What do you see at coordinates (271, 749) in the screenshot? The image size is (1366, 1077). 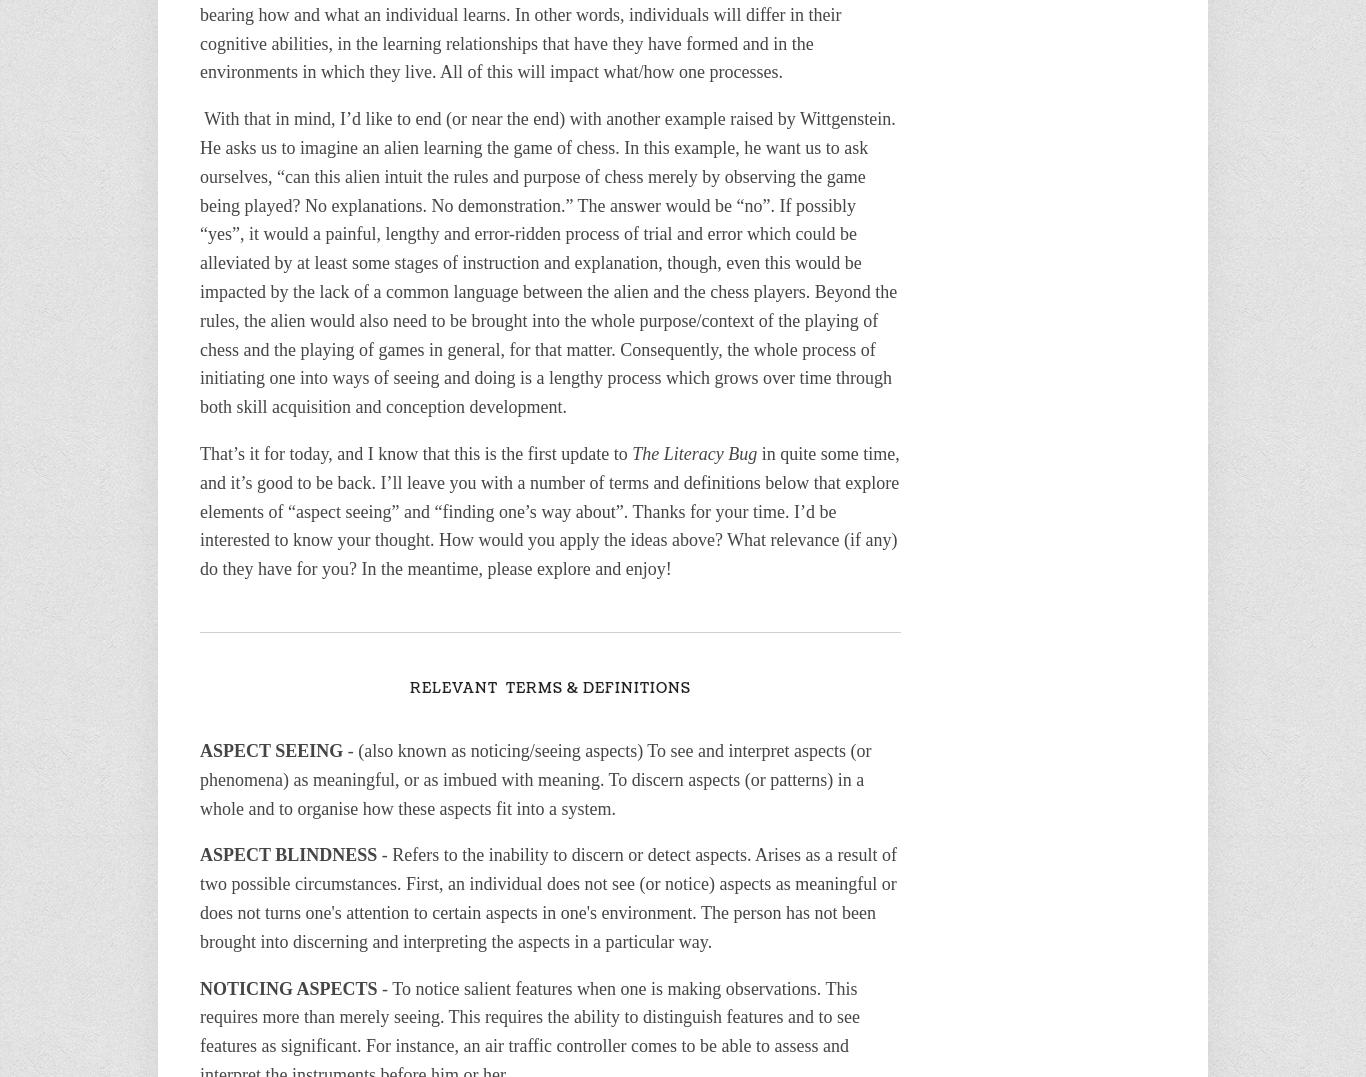 I see `'ASPECT SEEING'` at bounding box center [271, 749].